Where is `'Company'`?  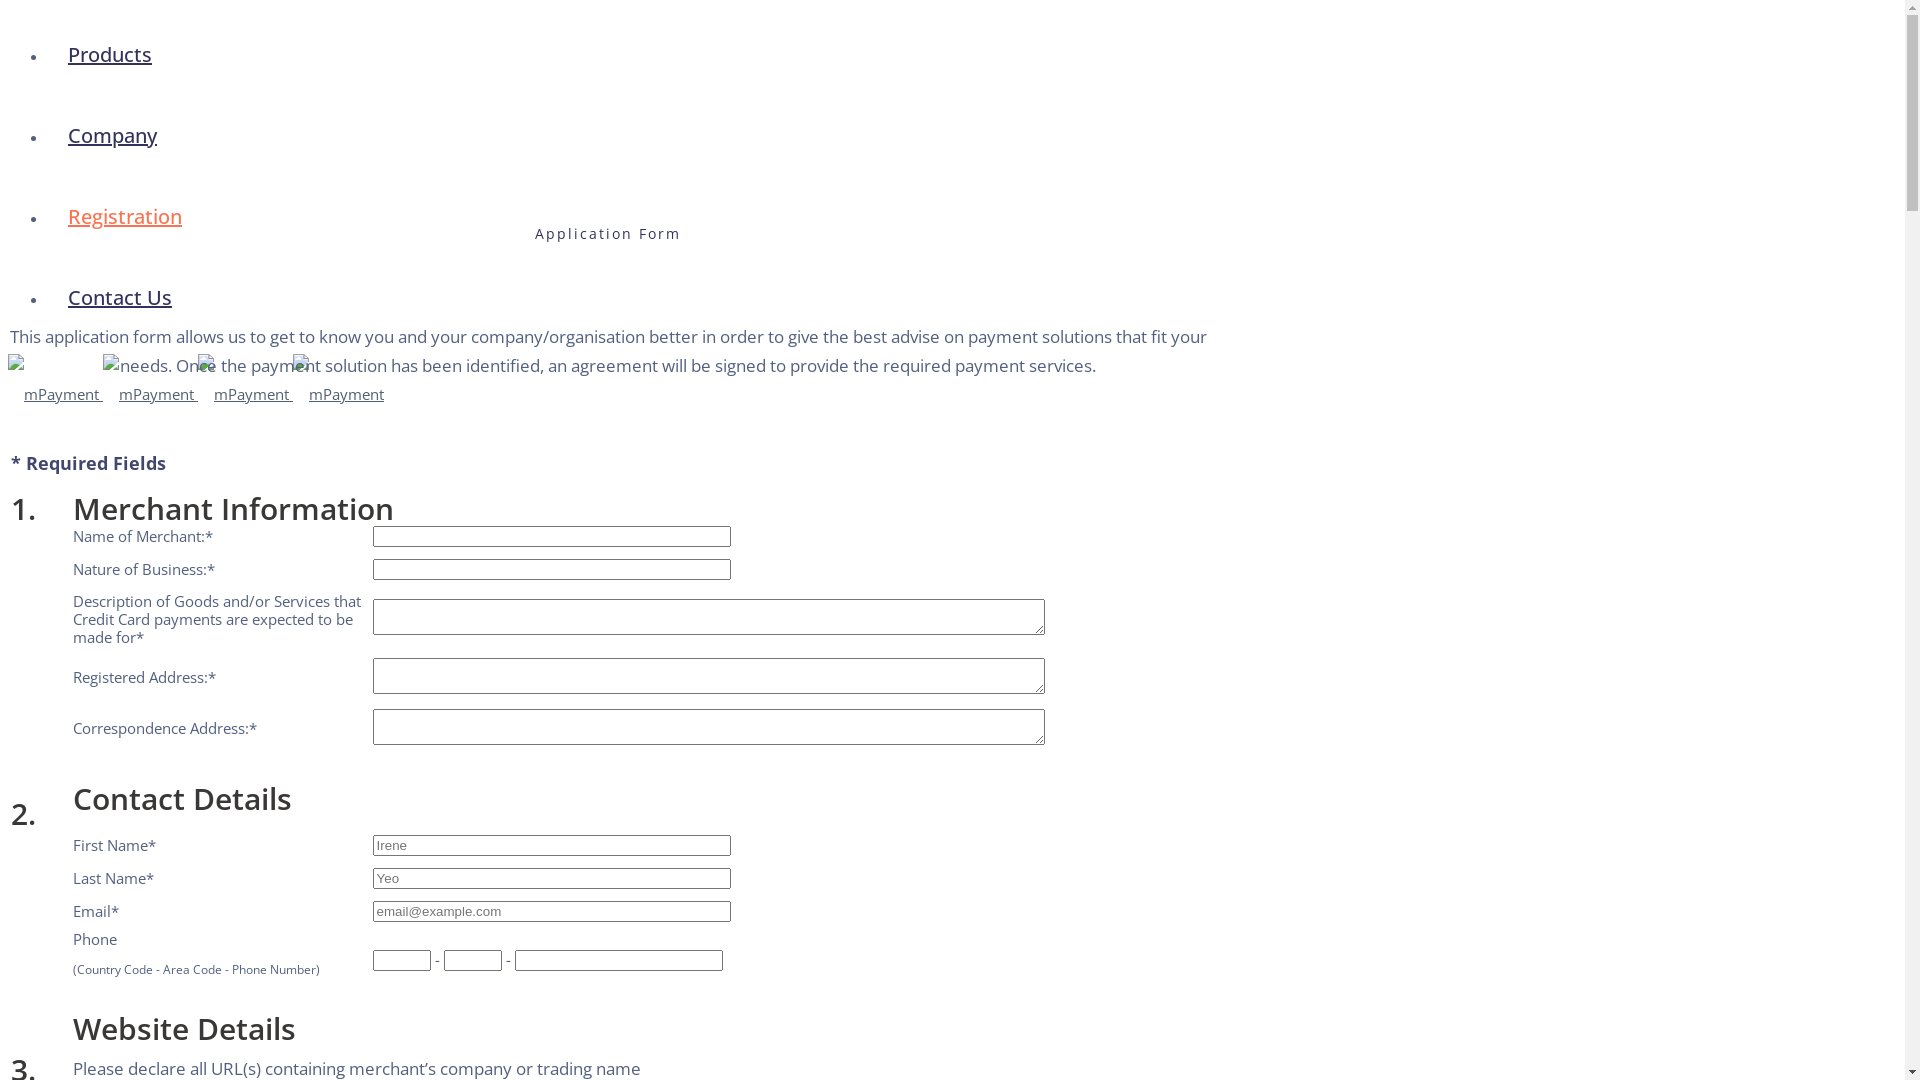
'Company' is located at coordinates (111, 135).